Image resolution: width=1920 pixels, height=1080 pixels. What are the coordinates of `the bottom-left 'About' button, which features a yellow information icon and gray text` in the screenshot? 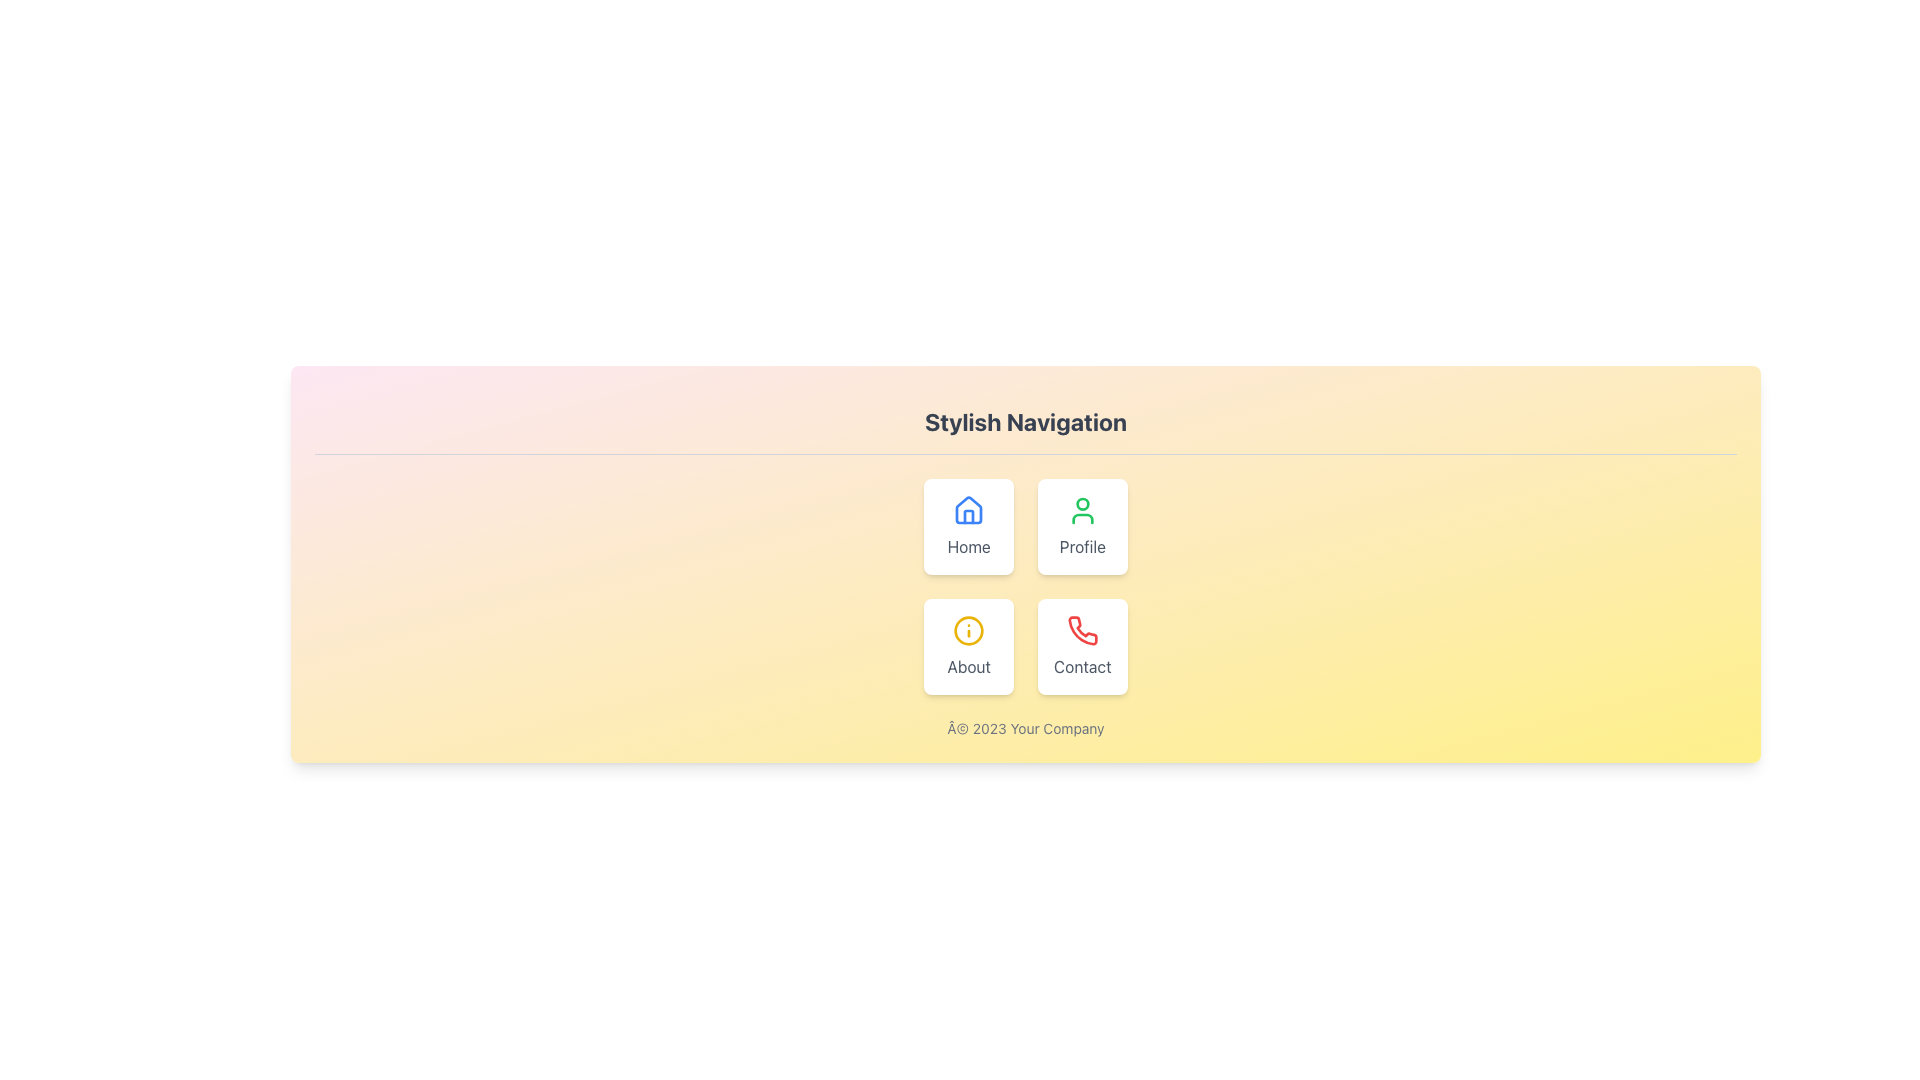 It's located at (969, 647).